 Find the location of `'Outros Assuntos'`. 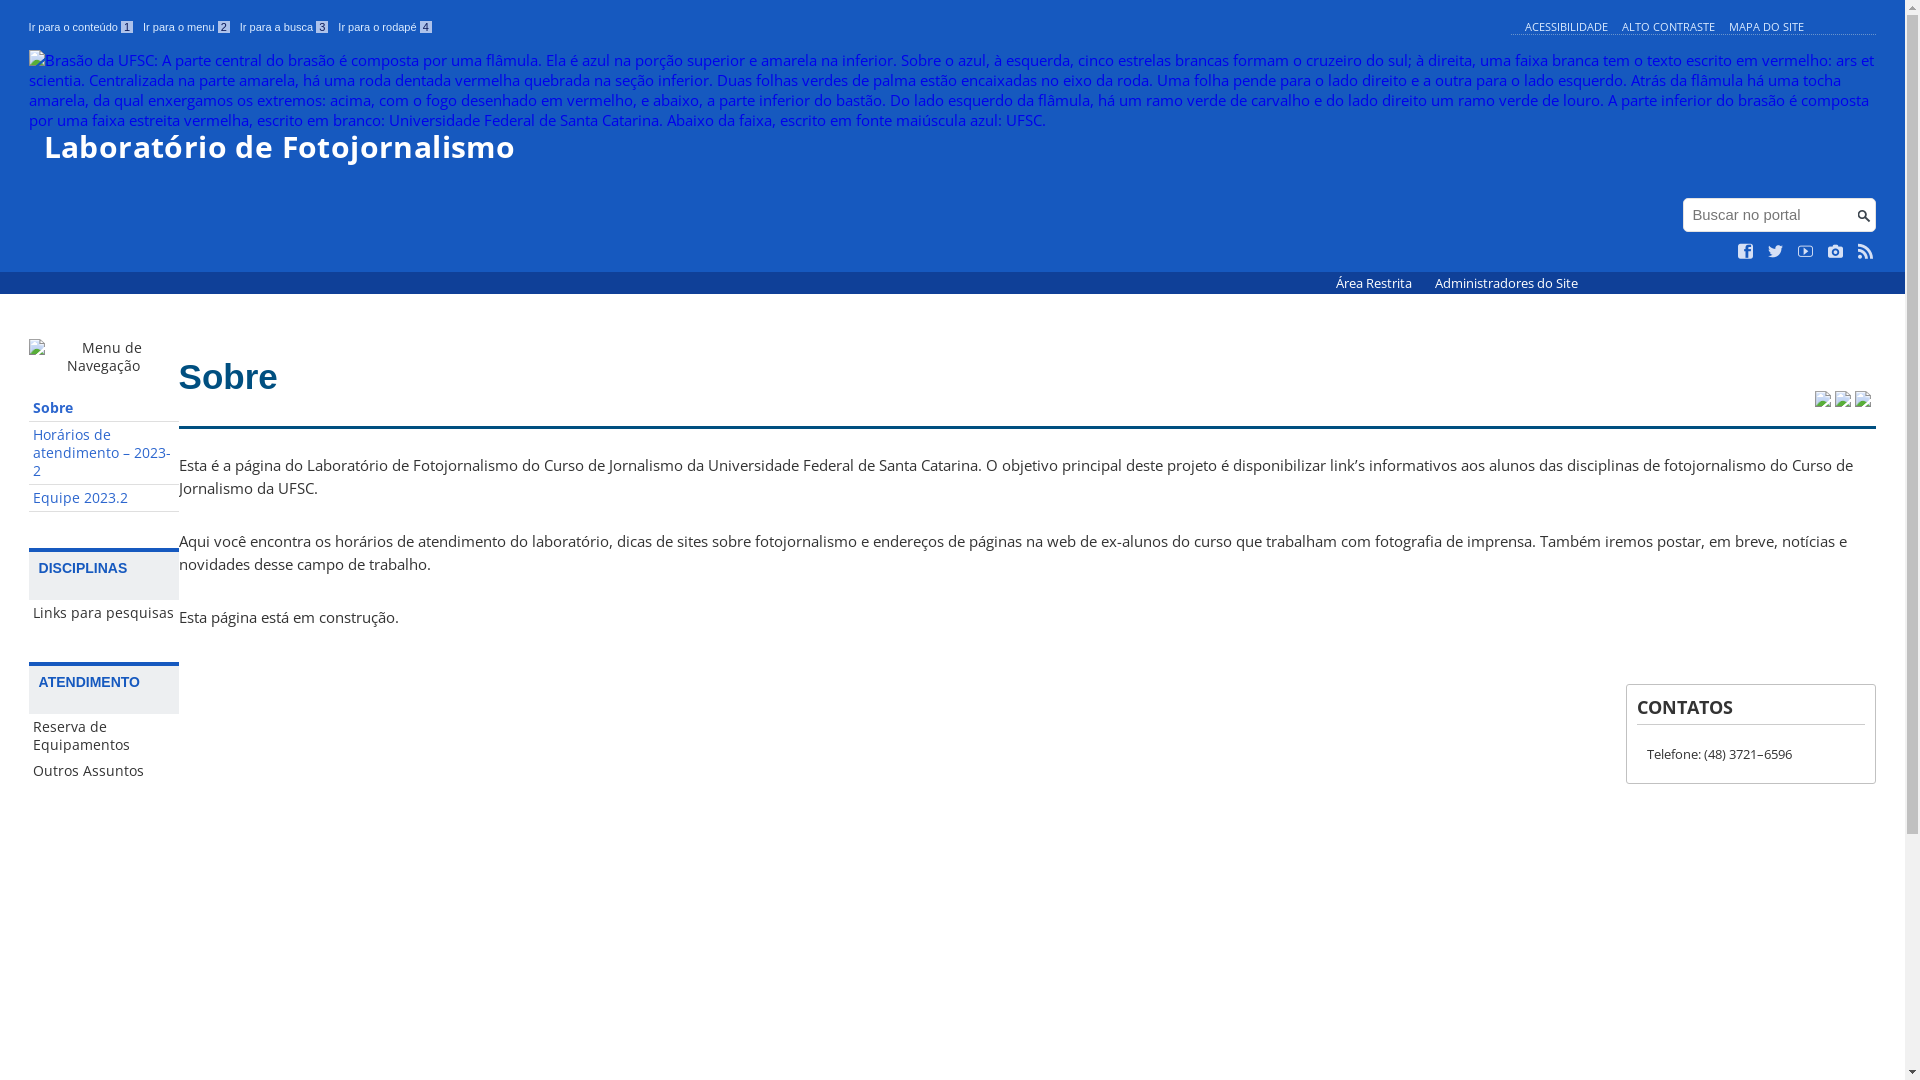

'Outros Assuntos' is located at coordinates (103, 770).